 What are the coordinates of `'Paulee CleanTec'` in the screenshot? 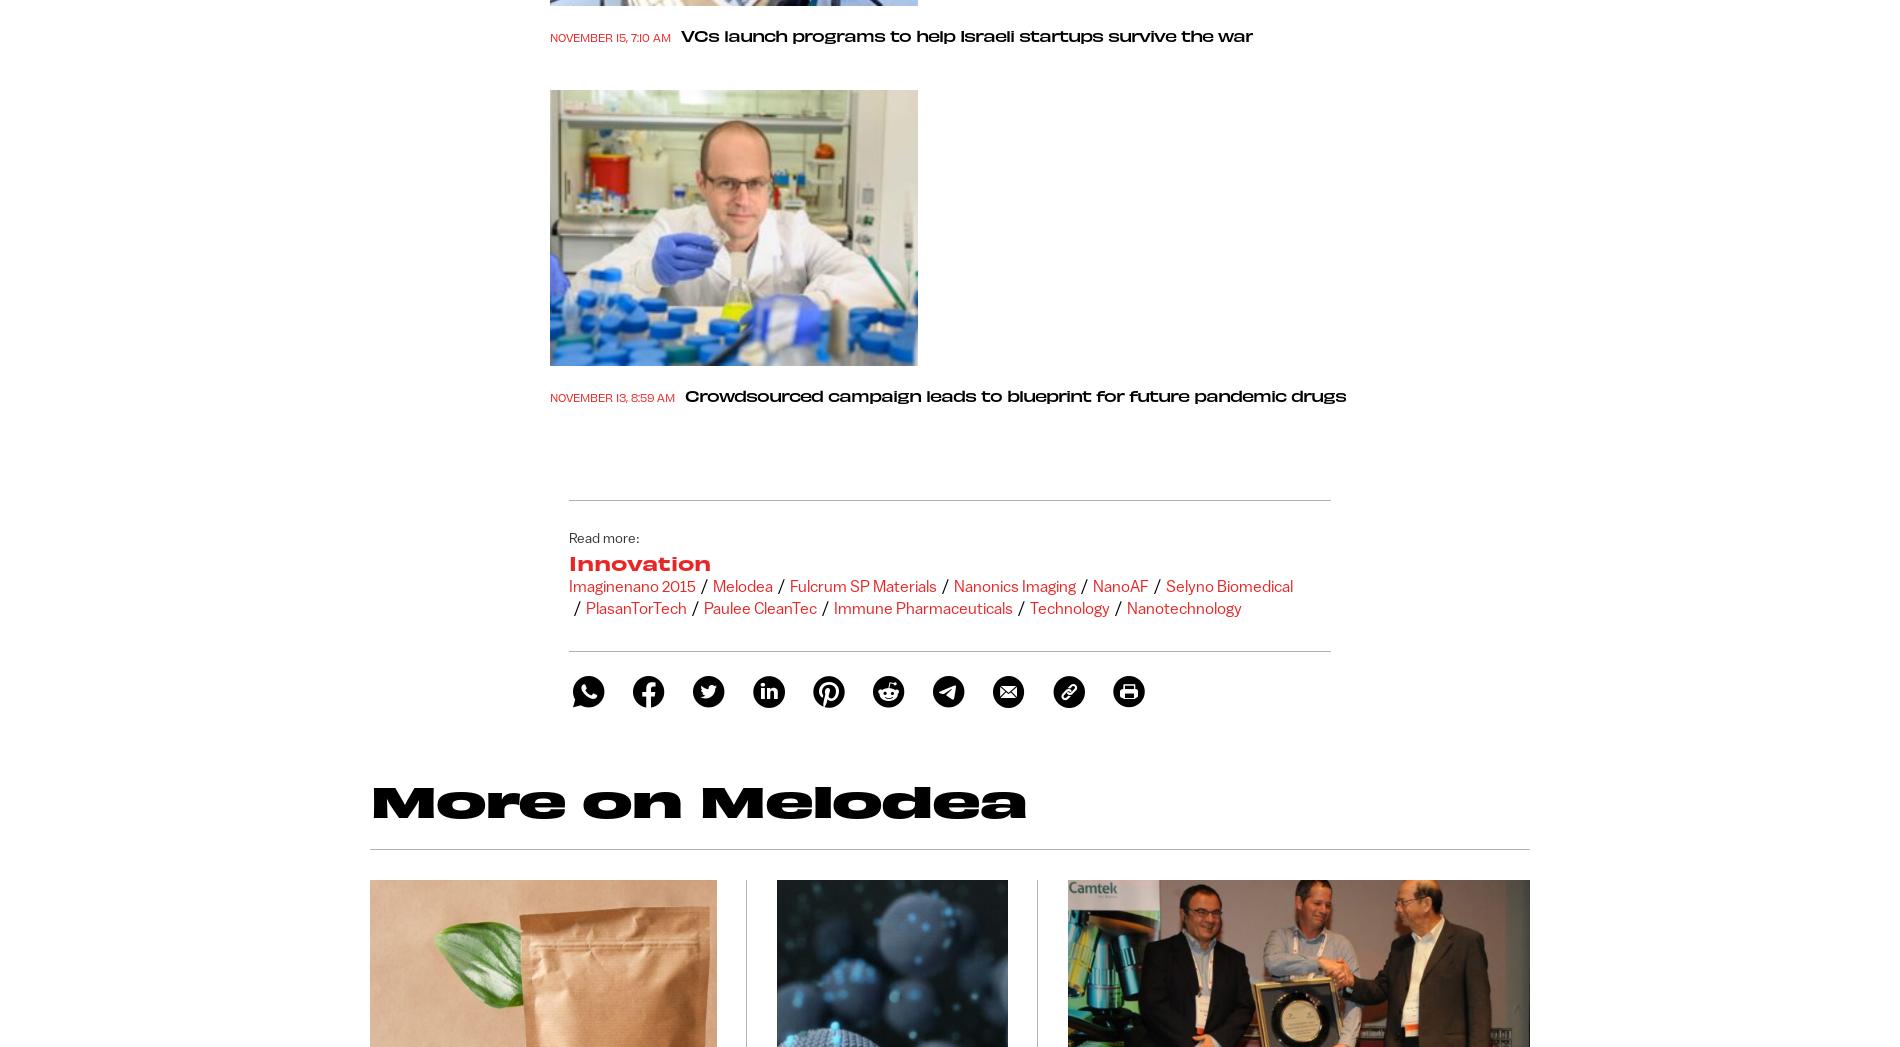 It's located at (759, 608).